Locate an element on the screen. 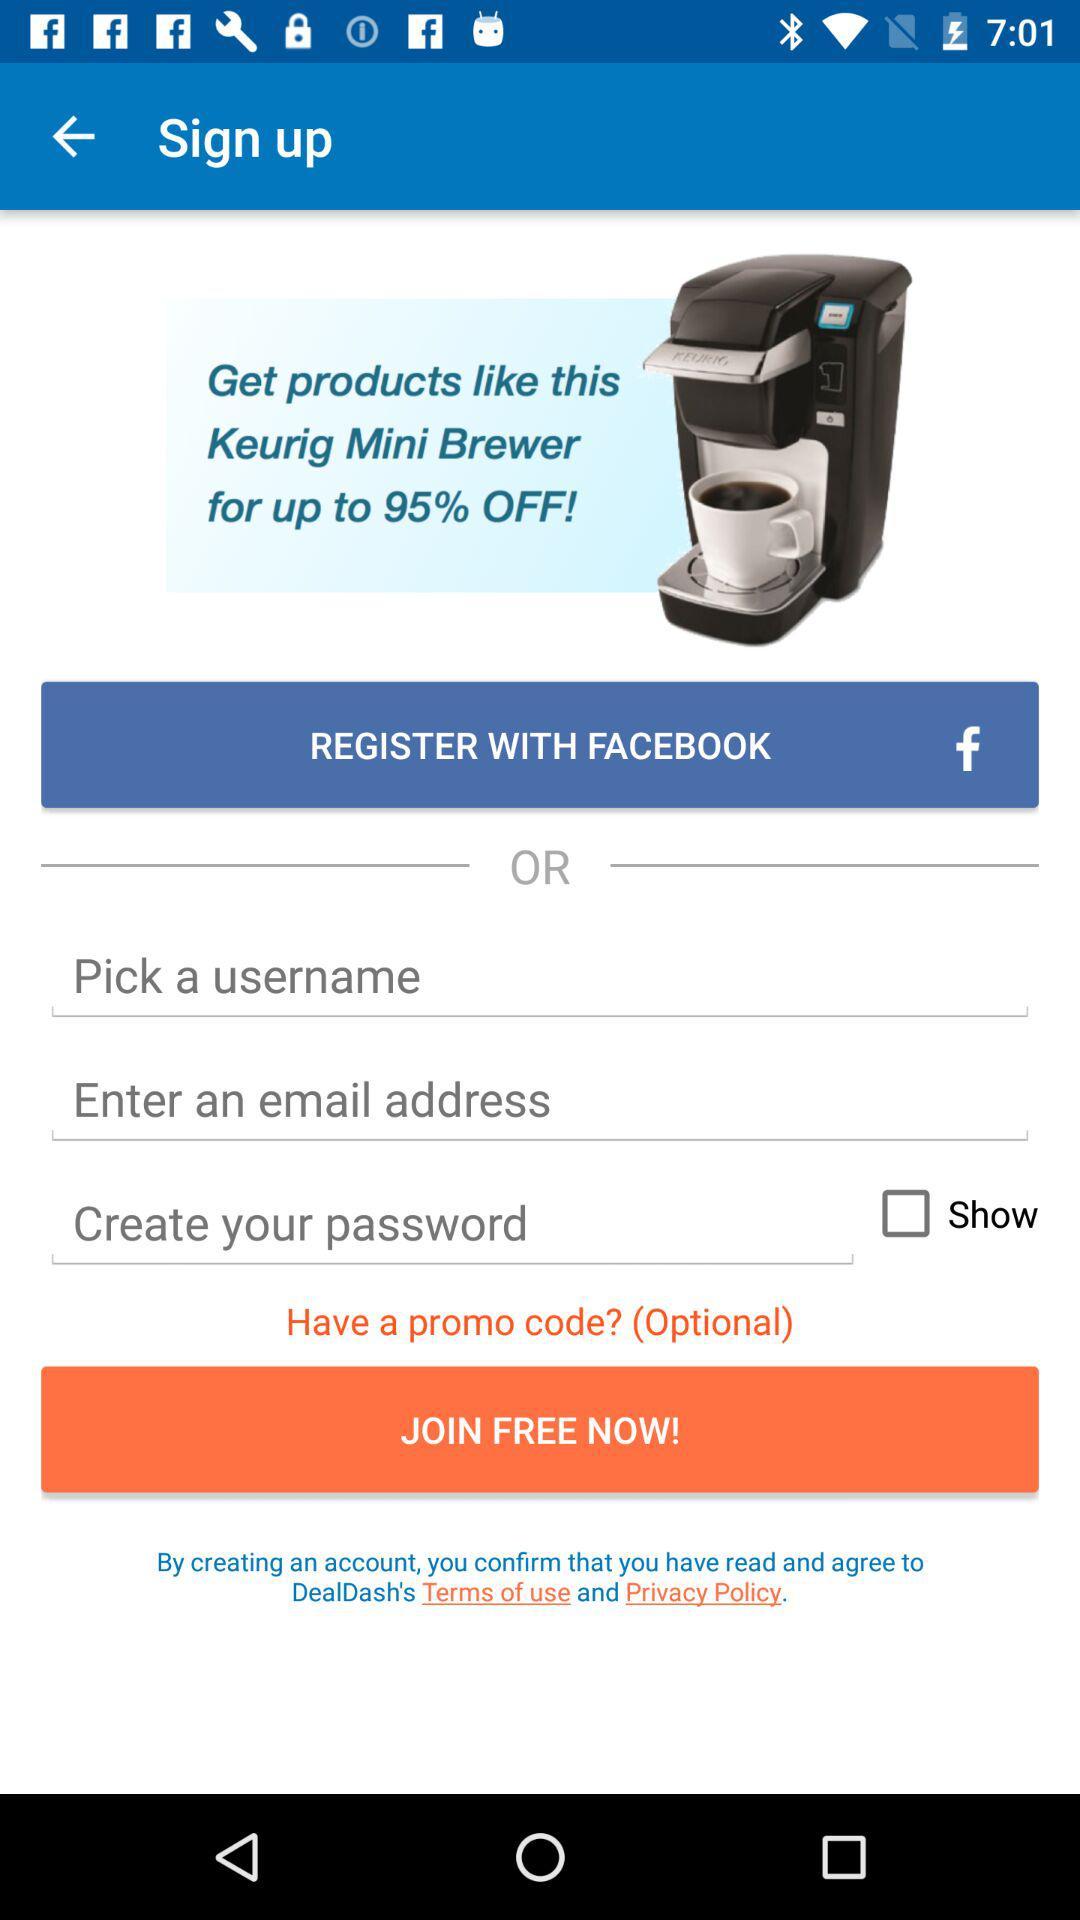 The width and height of the screenshot is (1080, 1920). pick a username is located at coordinates (540, 975).